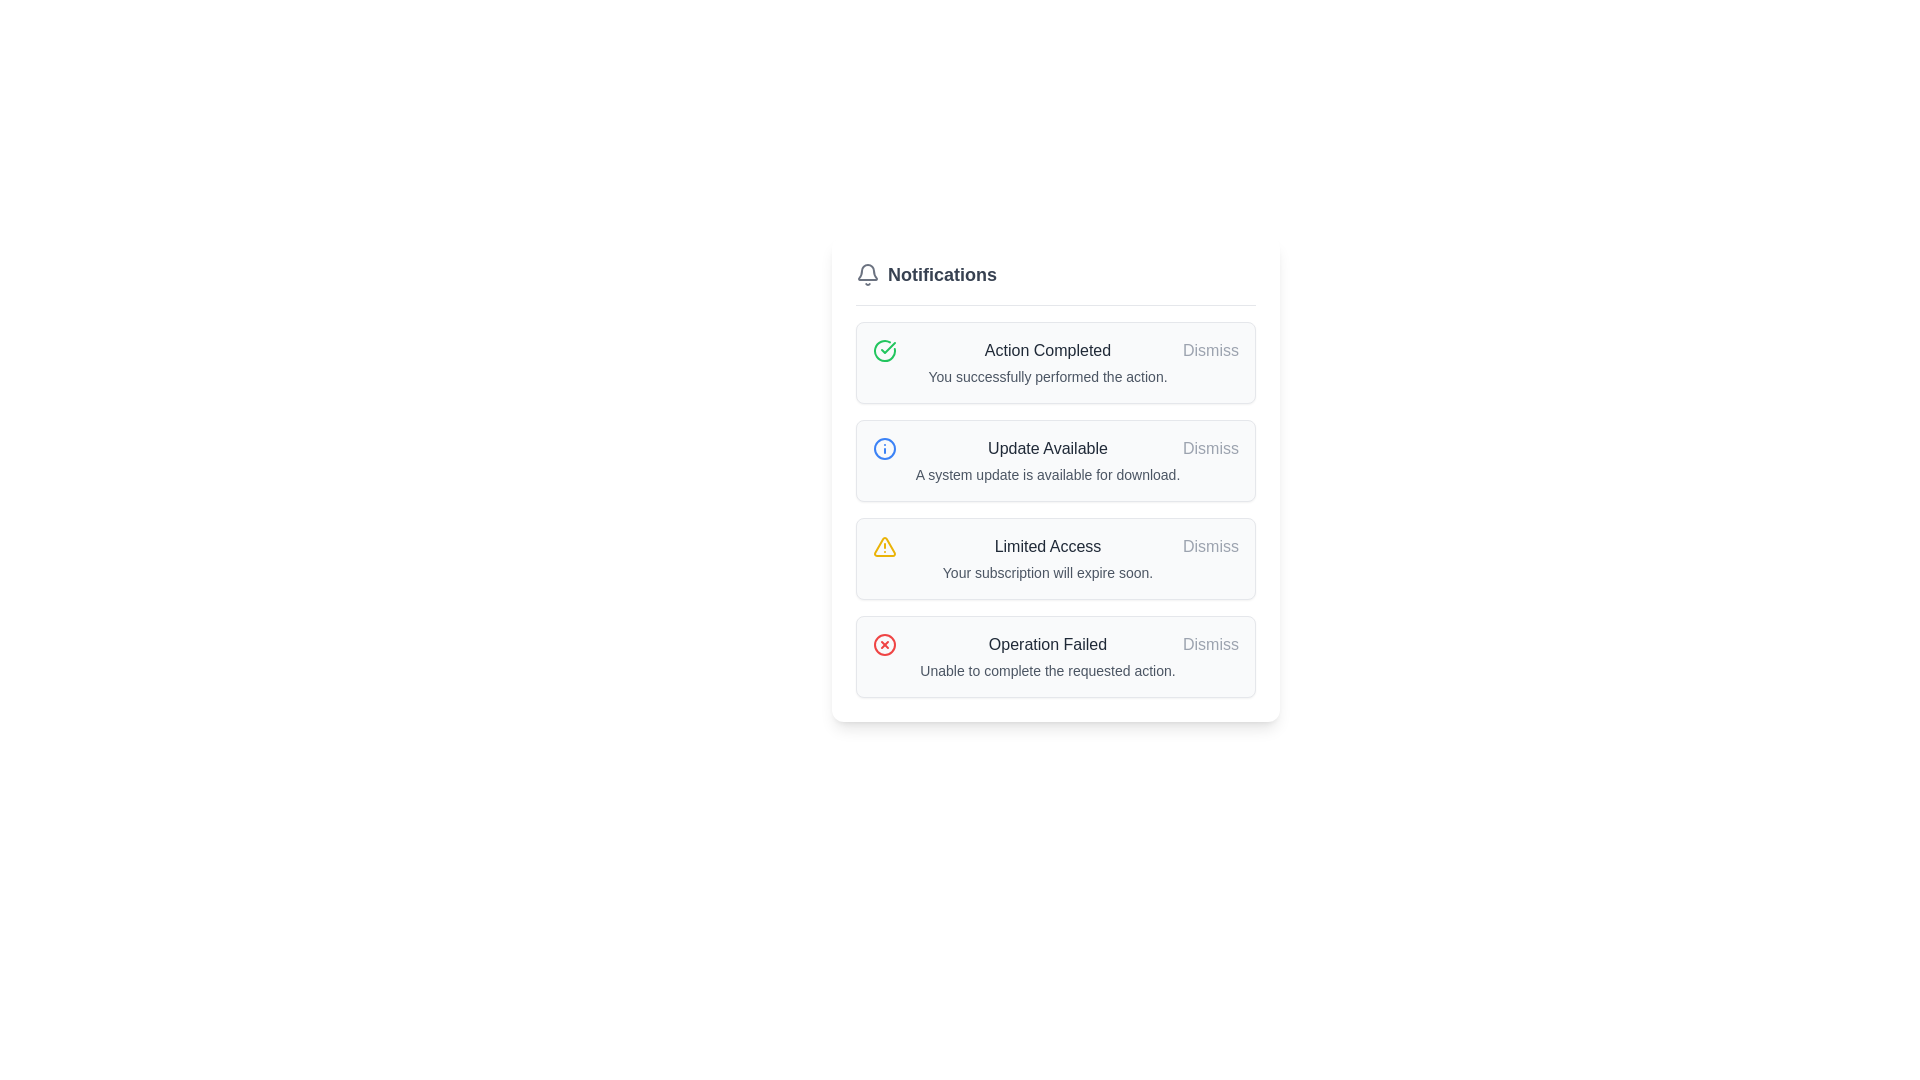  Describe the element at coordinates (1046, 573) in the screenshot. I see `the static text element that reads 'Your subscription will expire soon.' located in the warning notification, below the title 'Limited Access'` at that location.